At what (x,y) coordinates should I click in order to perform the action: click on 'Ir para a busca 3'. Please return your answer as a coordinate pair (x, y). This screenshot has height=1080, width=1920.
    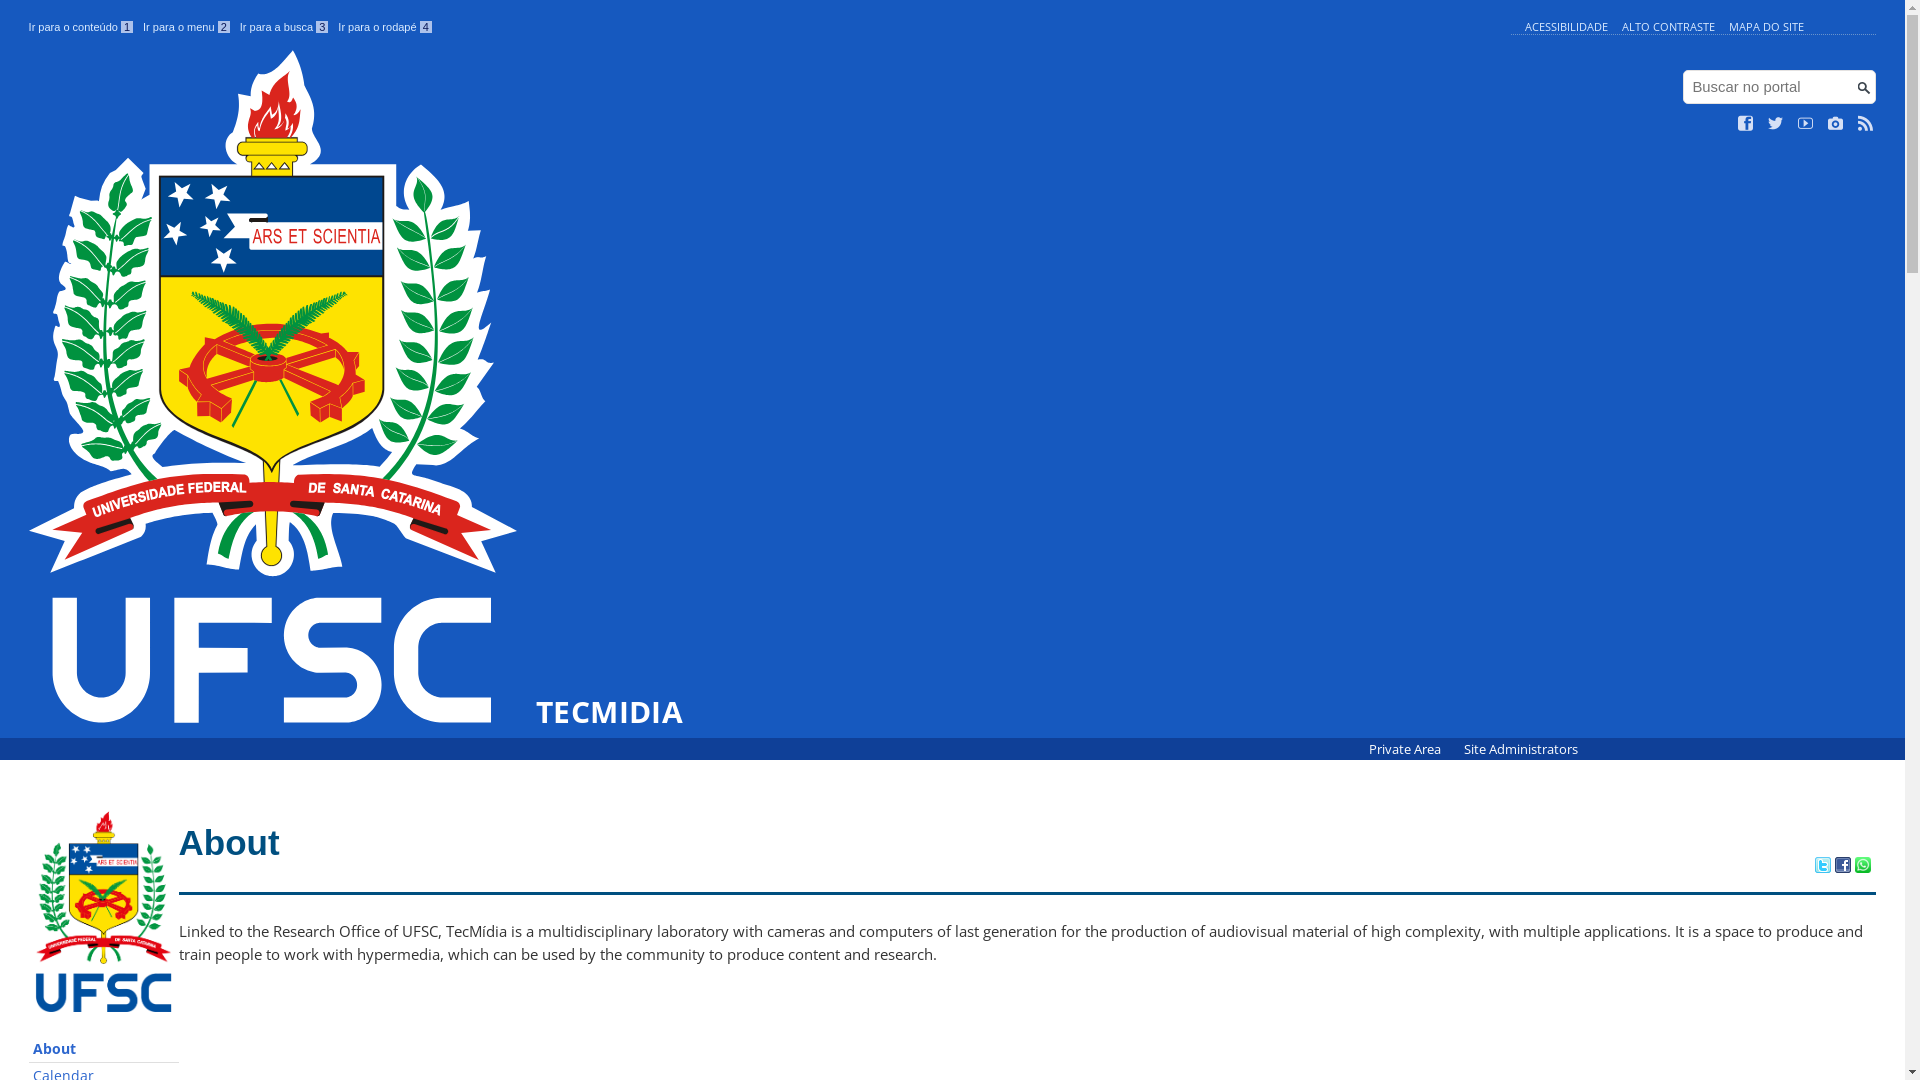
    Looking at the image, I should click on (283, 27).